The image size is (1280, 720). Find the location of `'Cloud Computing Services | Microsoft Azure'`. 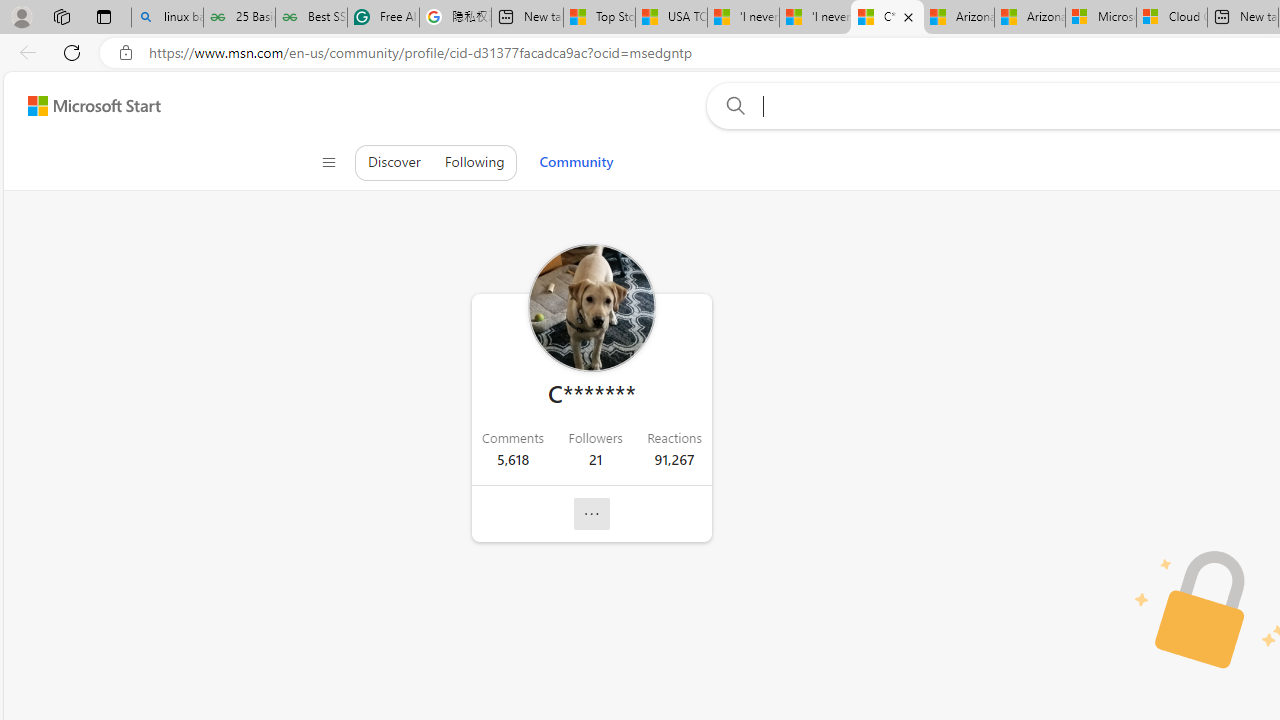

'Cloud Computing Services | Microsoft Azure' is located at coordinates (1171, 17).